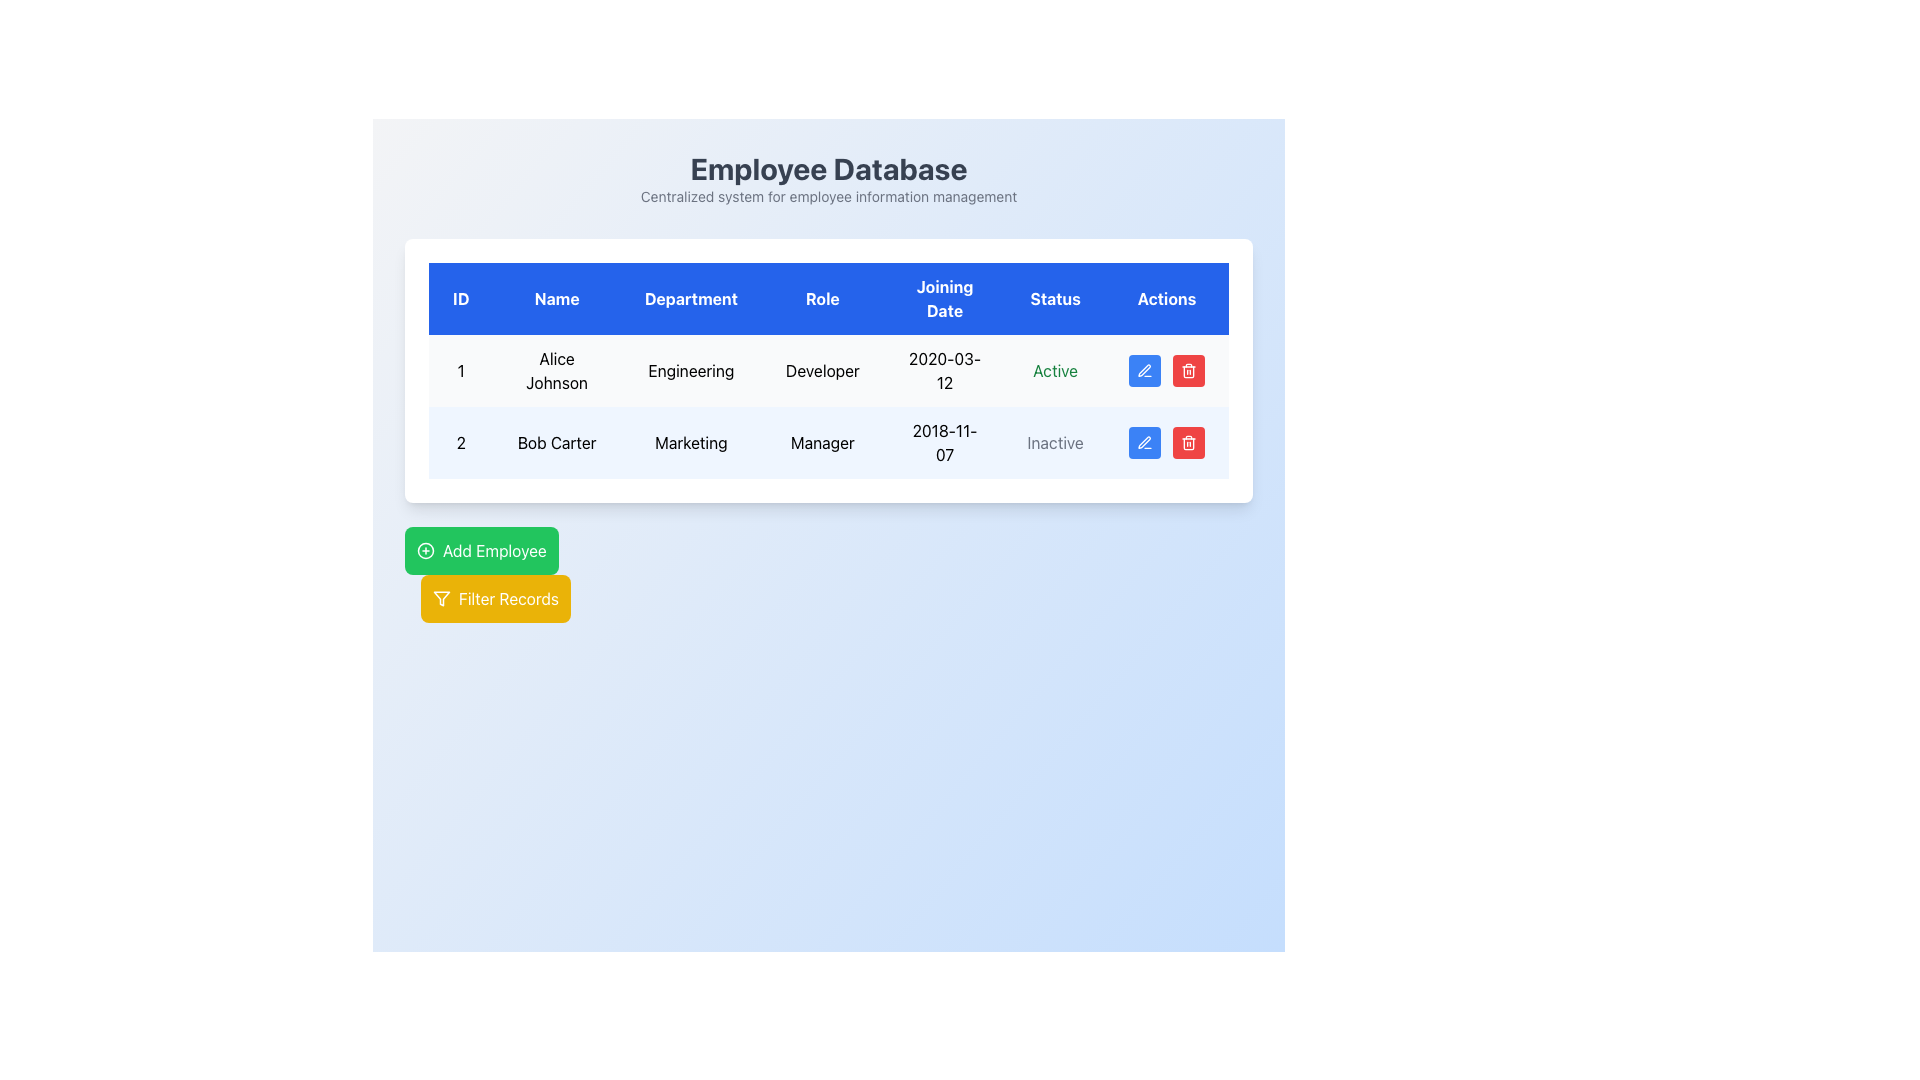 This screenshot has width=1920, height=1080. I want to click on the text label displaying 'Active' in green color under the 'Status' column for the employee 'Alice Johnson' in the first row of the table, so click(1054, 370).